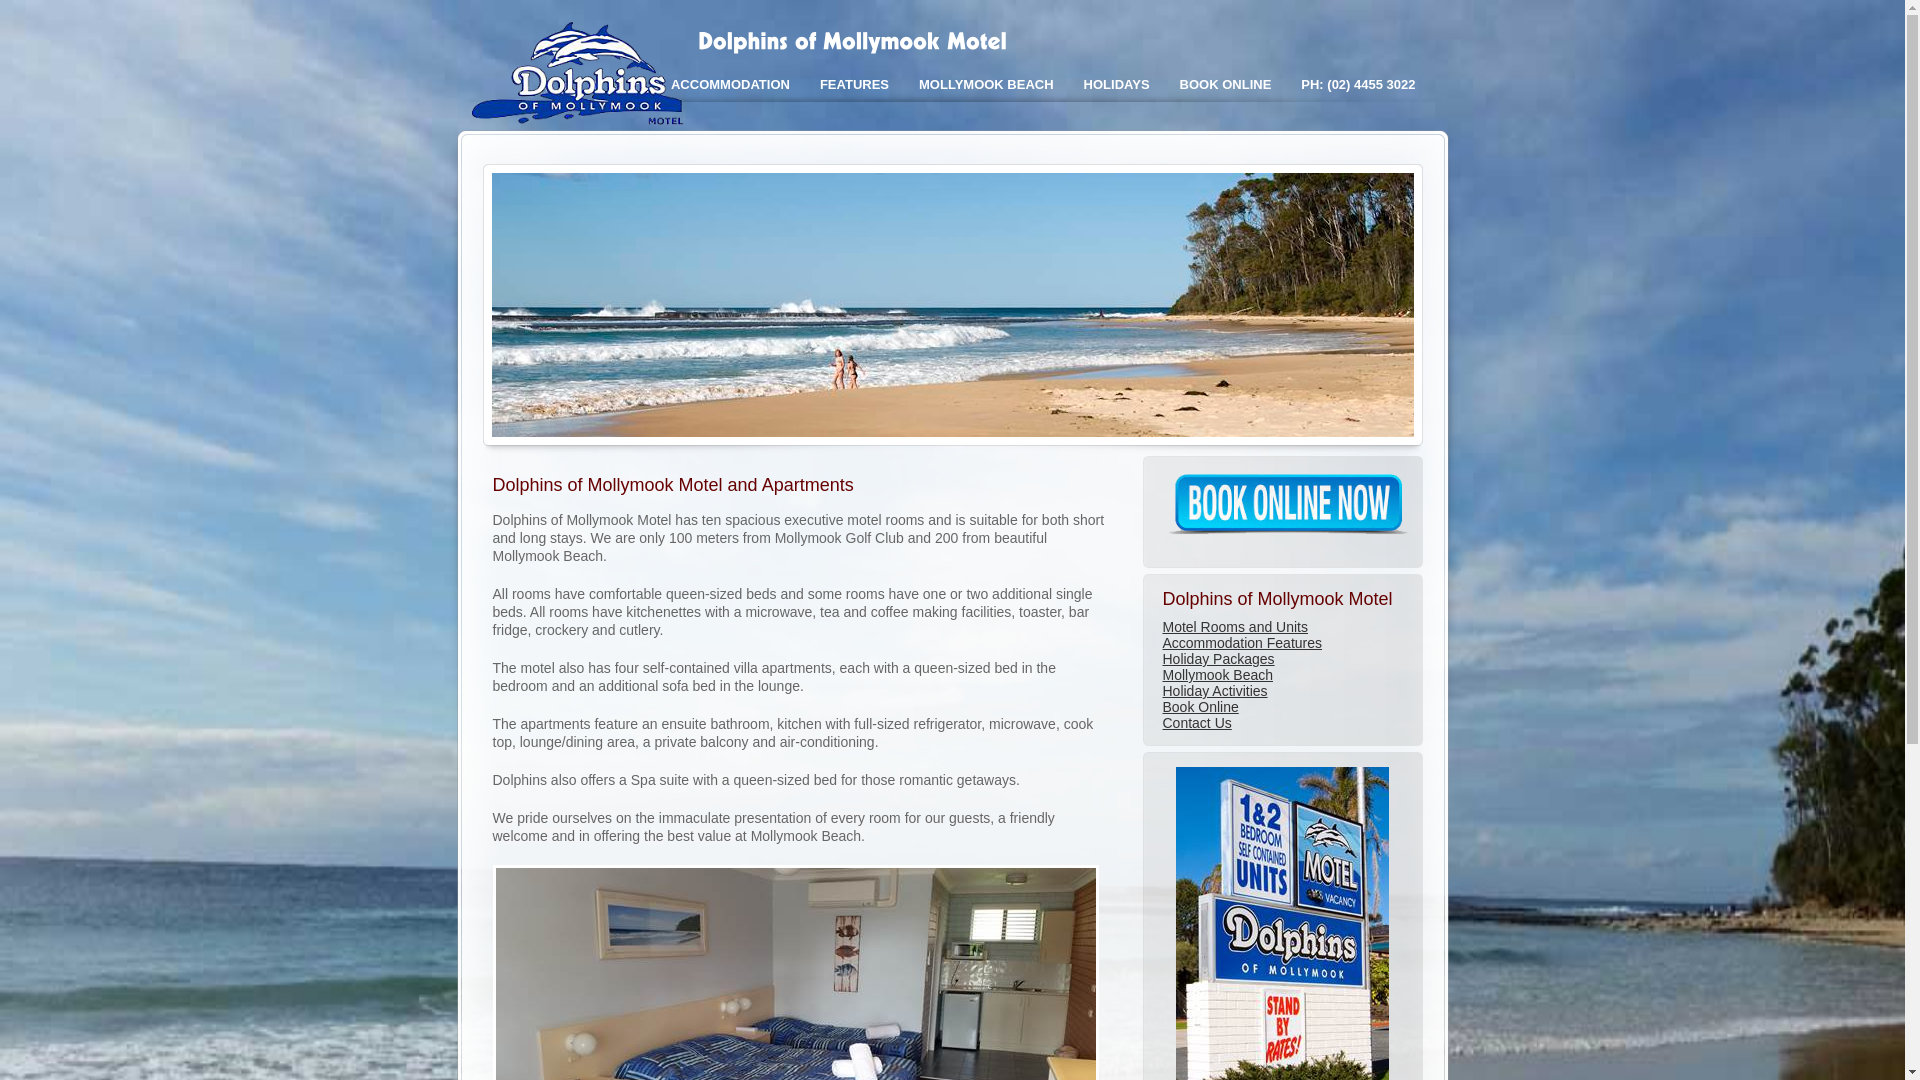 The height and width of the screenshot is (1080, 1920). What do you see at coordinates (1196, 722) in the screenshot?
I see `'Contact Us'` at bounding box center [1196, 722].